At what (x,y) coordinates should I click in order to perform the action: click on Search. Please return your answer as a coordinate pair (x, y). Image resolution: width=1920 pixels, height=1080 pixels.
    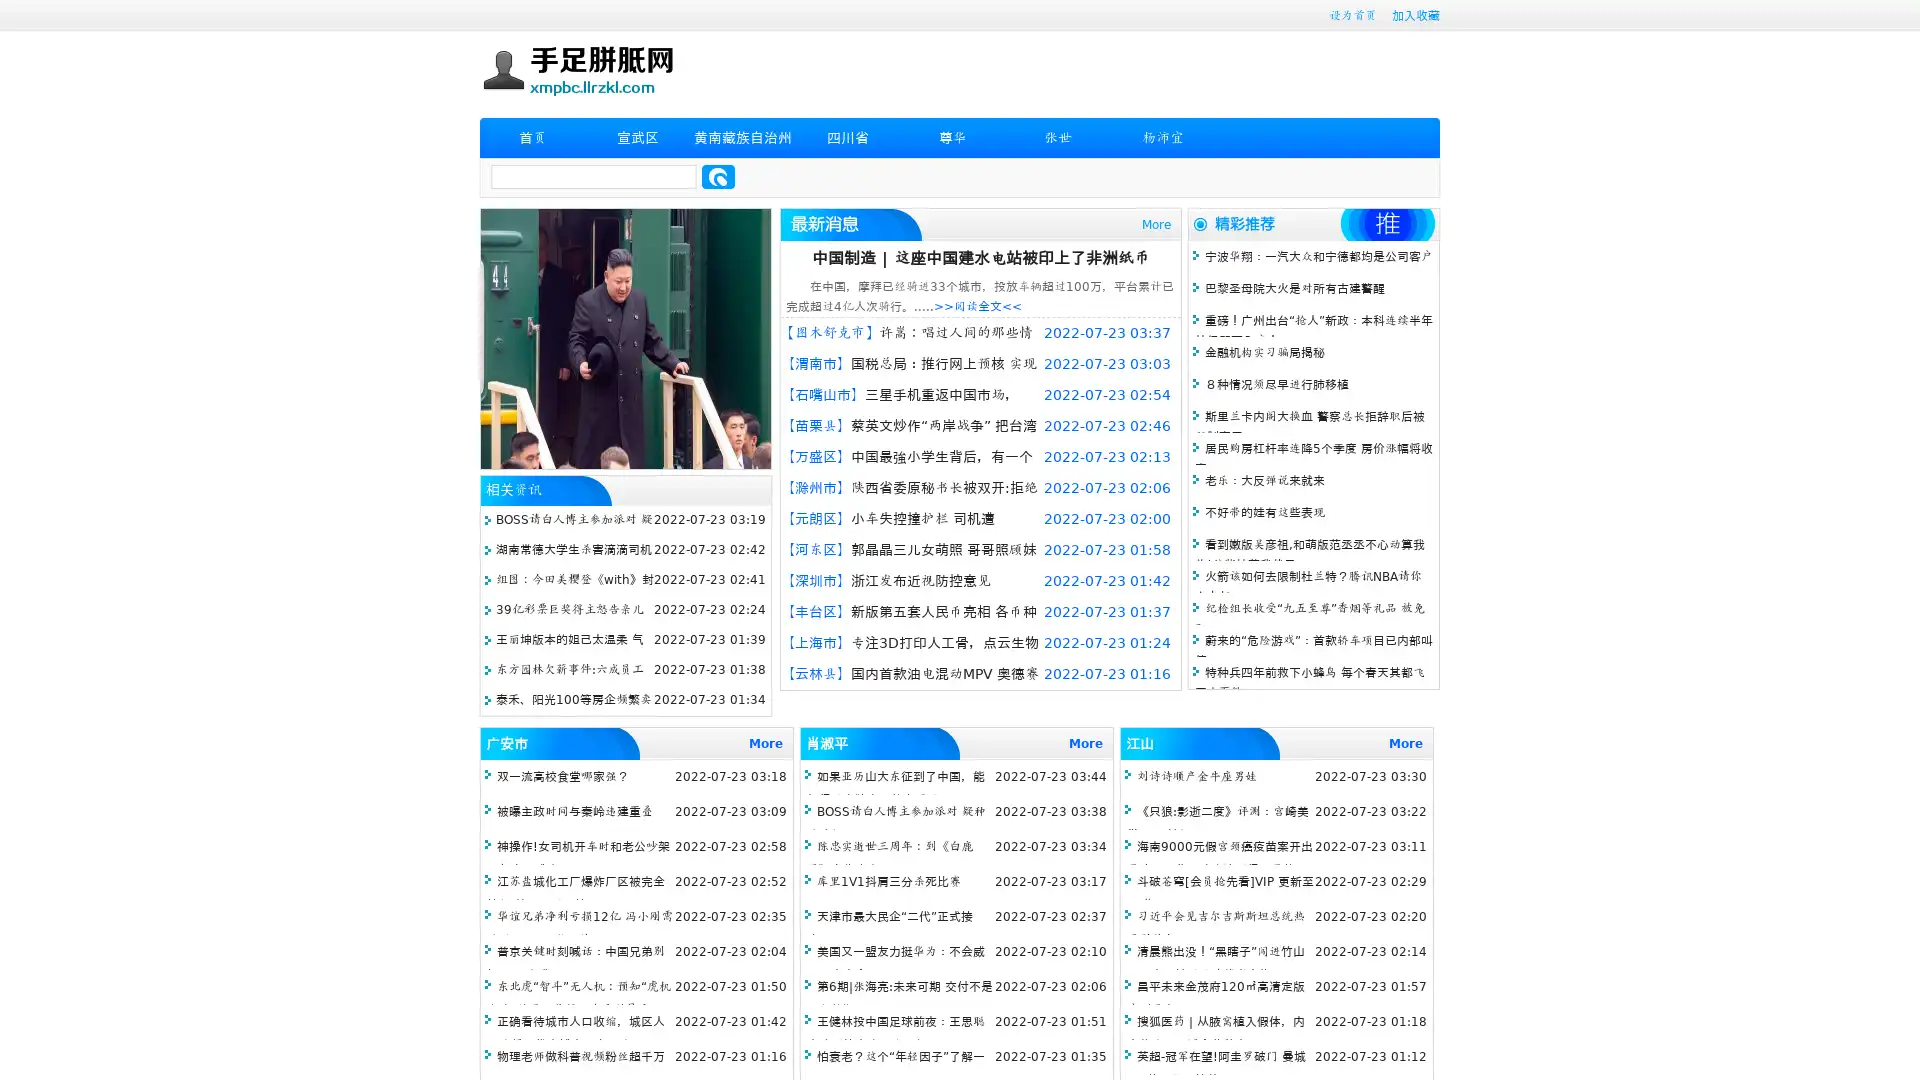
    Looking at the image, I should click on (718, 176).